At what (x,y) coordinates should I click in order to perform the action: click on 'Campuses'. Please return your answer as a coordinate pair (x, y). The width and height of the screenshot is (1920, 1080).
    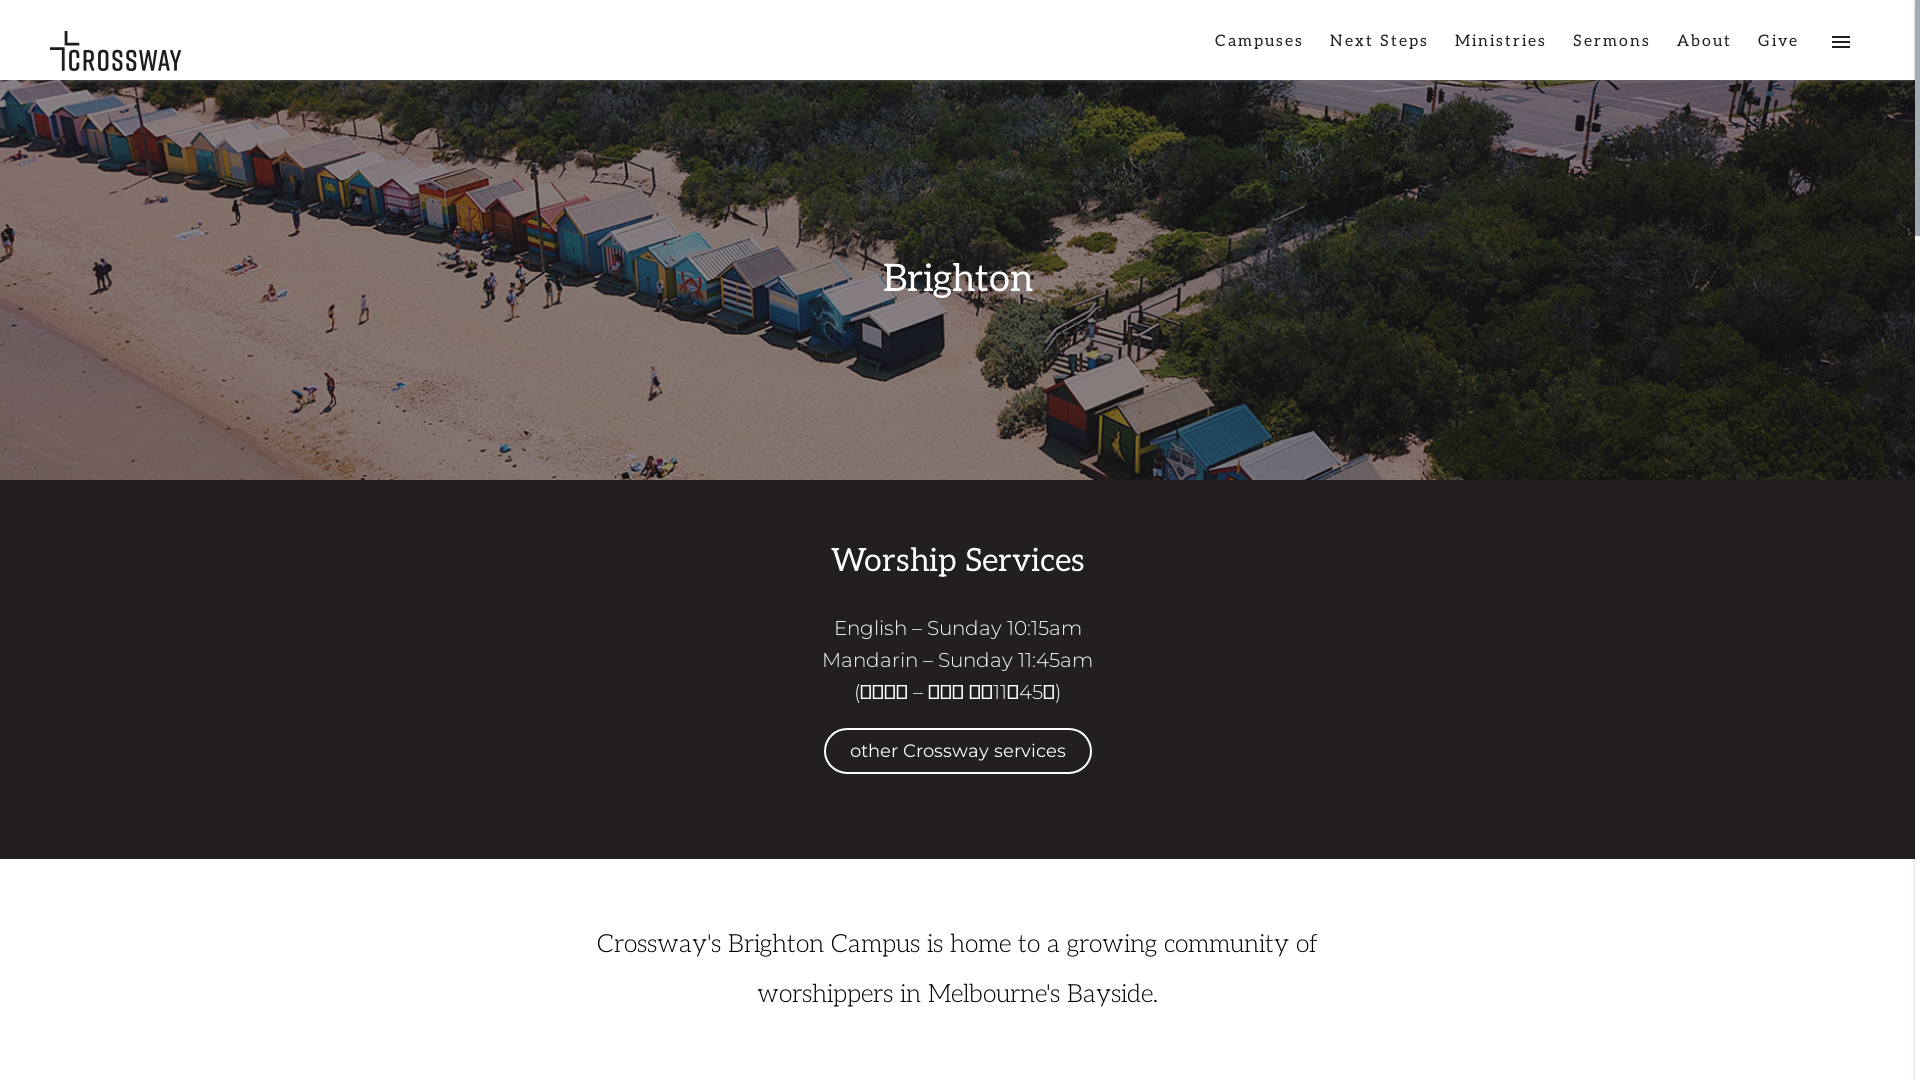
    Looking at the image, I should click on (1258, 49).